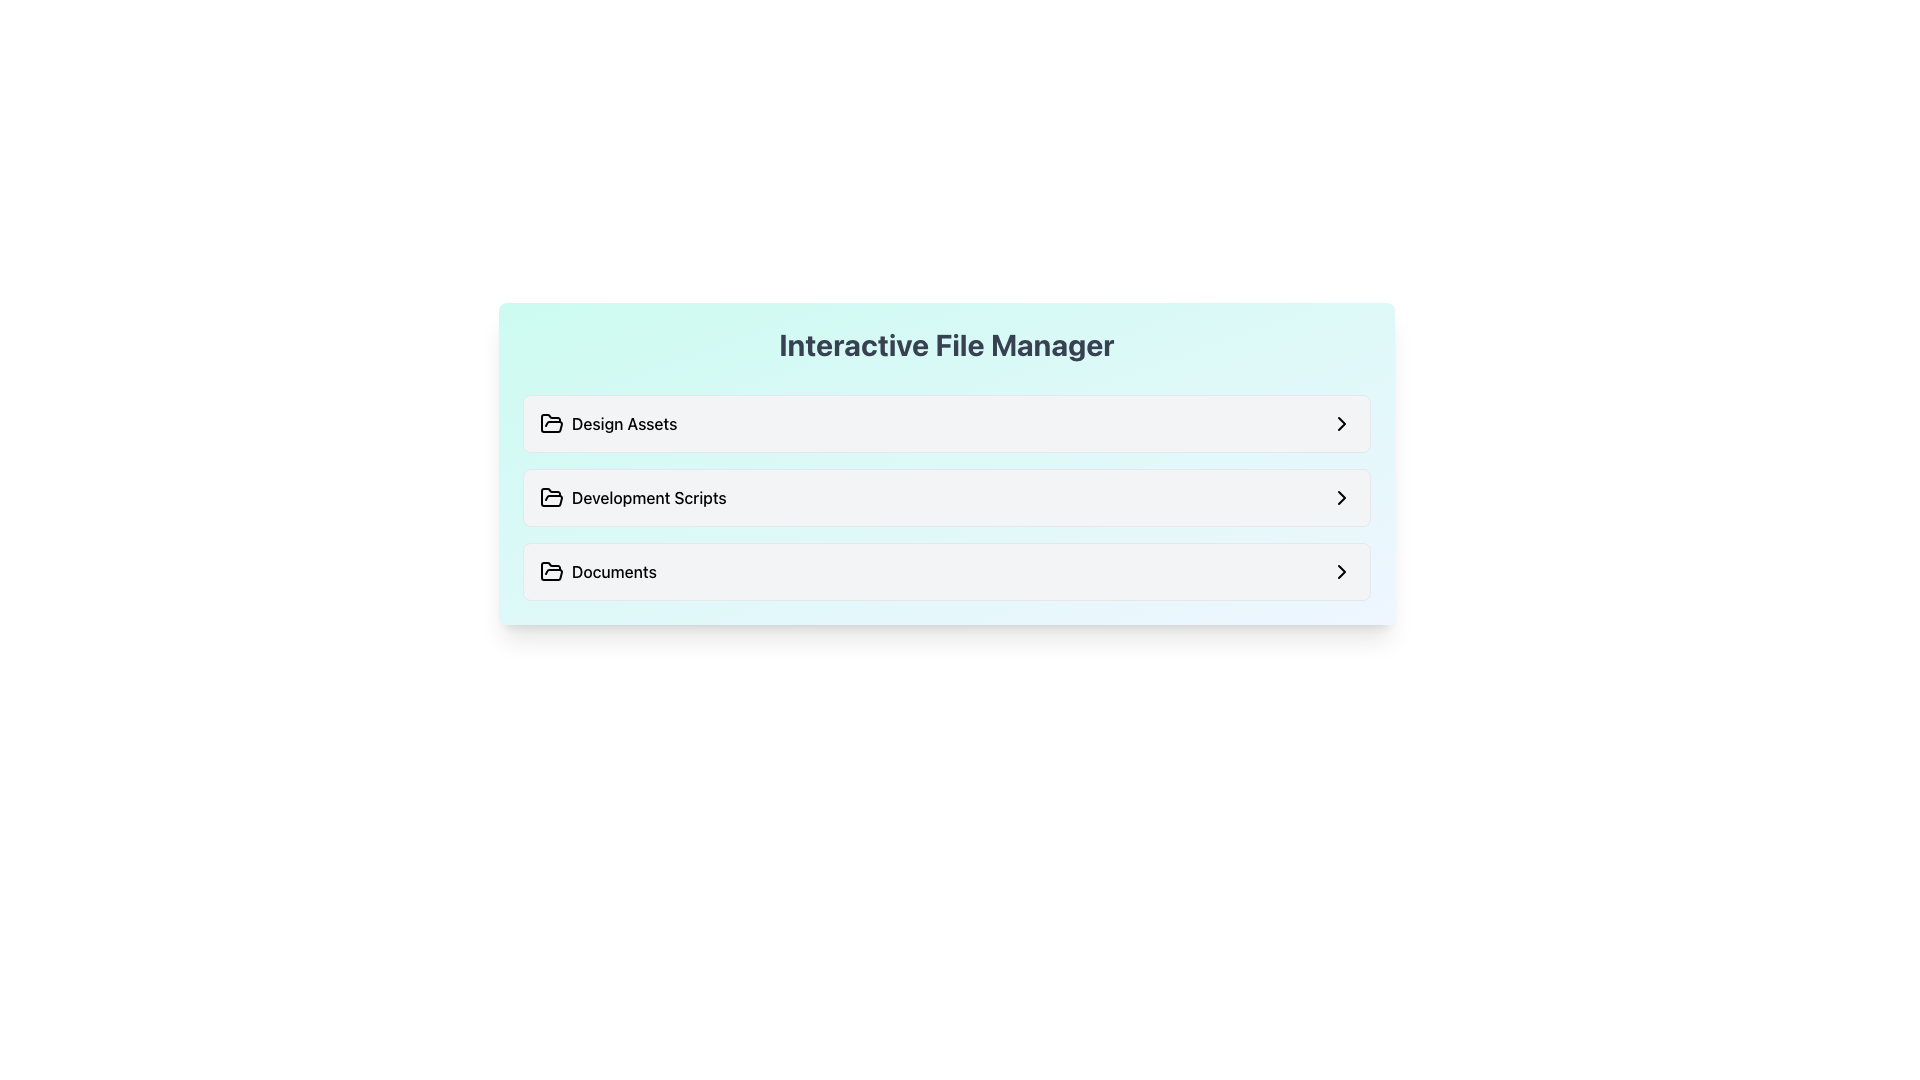 This screenshot has height=1080, width=1920. Describe the element at coordinates (1342, 423) in the screenshot. I see `the rightward-pointing chevron icon with a bold black outline located in the 'Design Assets' row` at that location.